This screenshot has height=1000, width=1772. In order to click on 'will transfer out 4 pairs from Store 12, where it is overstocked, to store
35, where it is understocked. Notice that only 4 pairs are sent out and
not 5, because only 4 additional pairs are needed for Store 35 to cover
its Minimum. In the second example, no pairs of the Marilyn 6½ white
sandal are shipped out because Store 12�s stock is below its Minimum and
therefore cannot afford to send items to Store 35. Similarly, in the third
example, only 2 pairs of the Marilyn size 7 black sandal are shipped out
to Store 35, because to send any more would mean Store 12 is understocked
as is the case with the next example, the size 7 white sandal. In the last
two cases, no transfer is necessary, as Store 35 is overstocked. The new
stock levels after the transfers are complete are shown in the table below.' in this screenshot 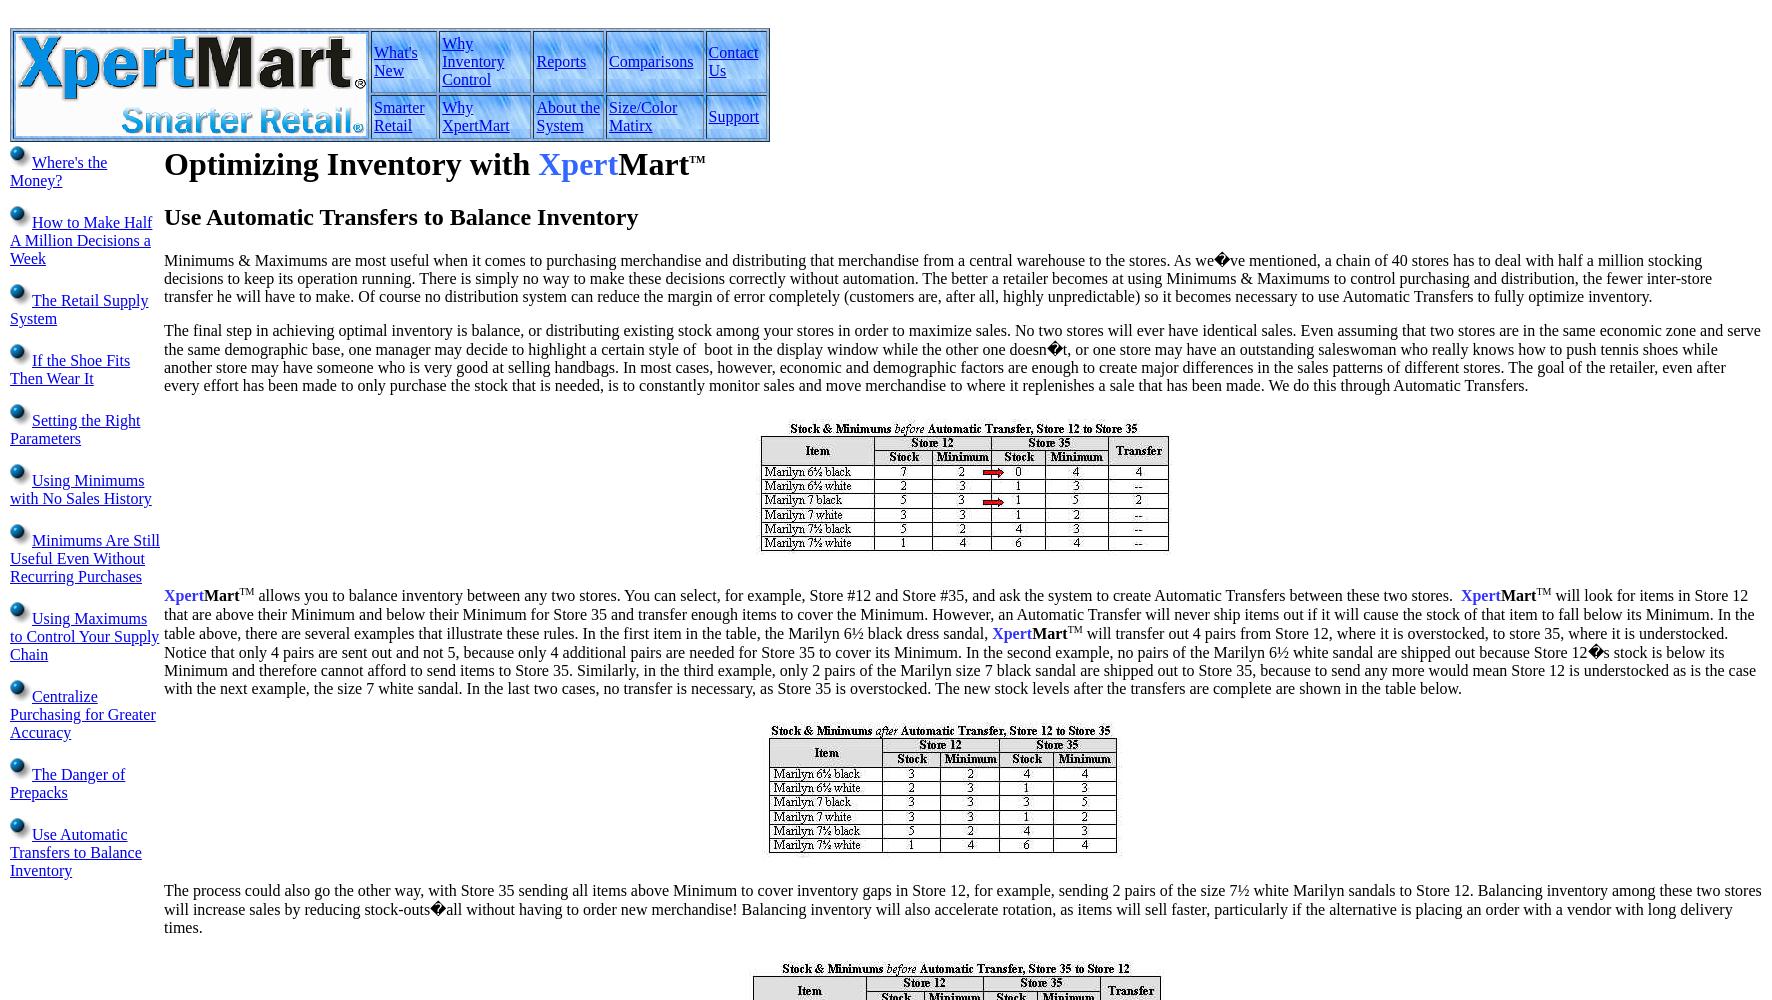, I will do `click(164, 661)`.